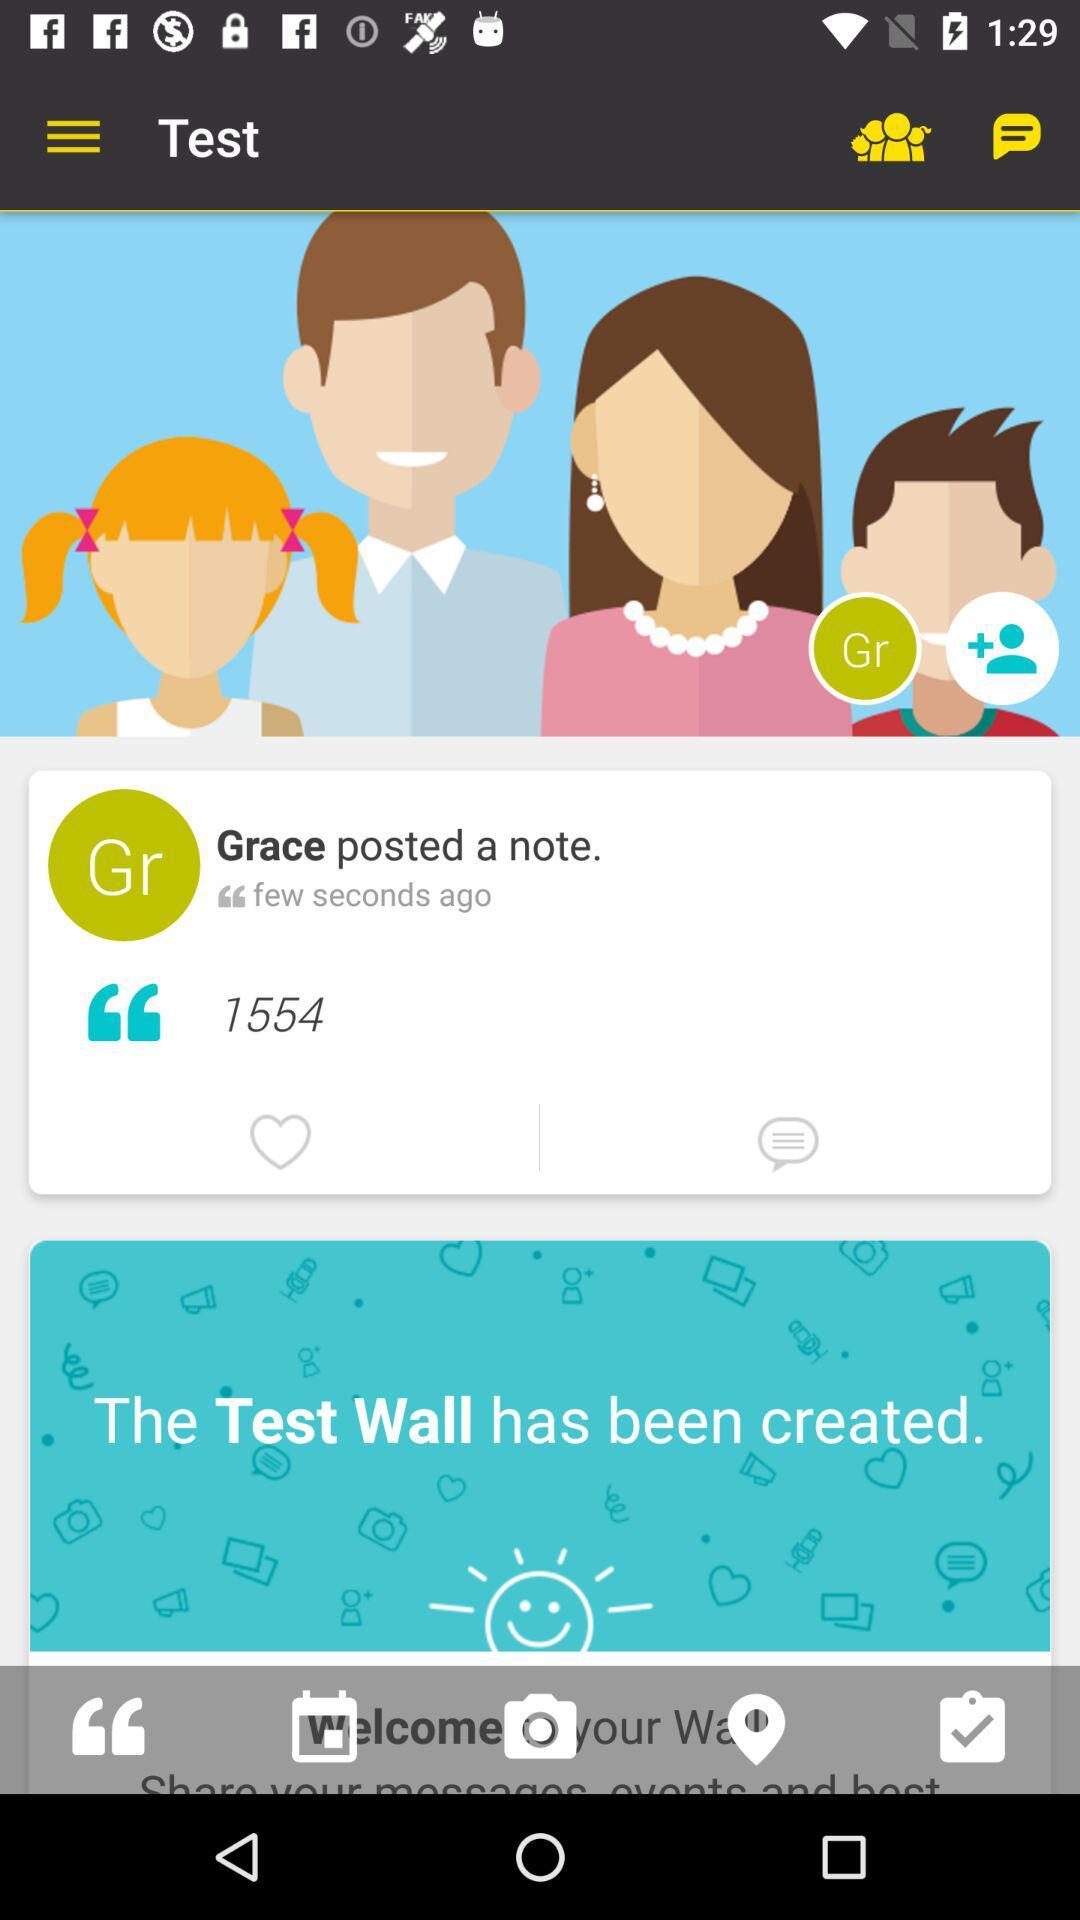 The height and width of the screenshot is (1920, 1080). What do you see at coordinates (408, 843) in the screenshot?
I see `grace posted a icon` at bounding box center [408, 843].